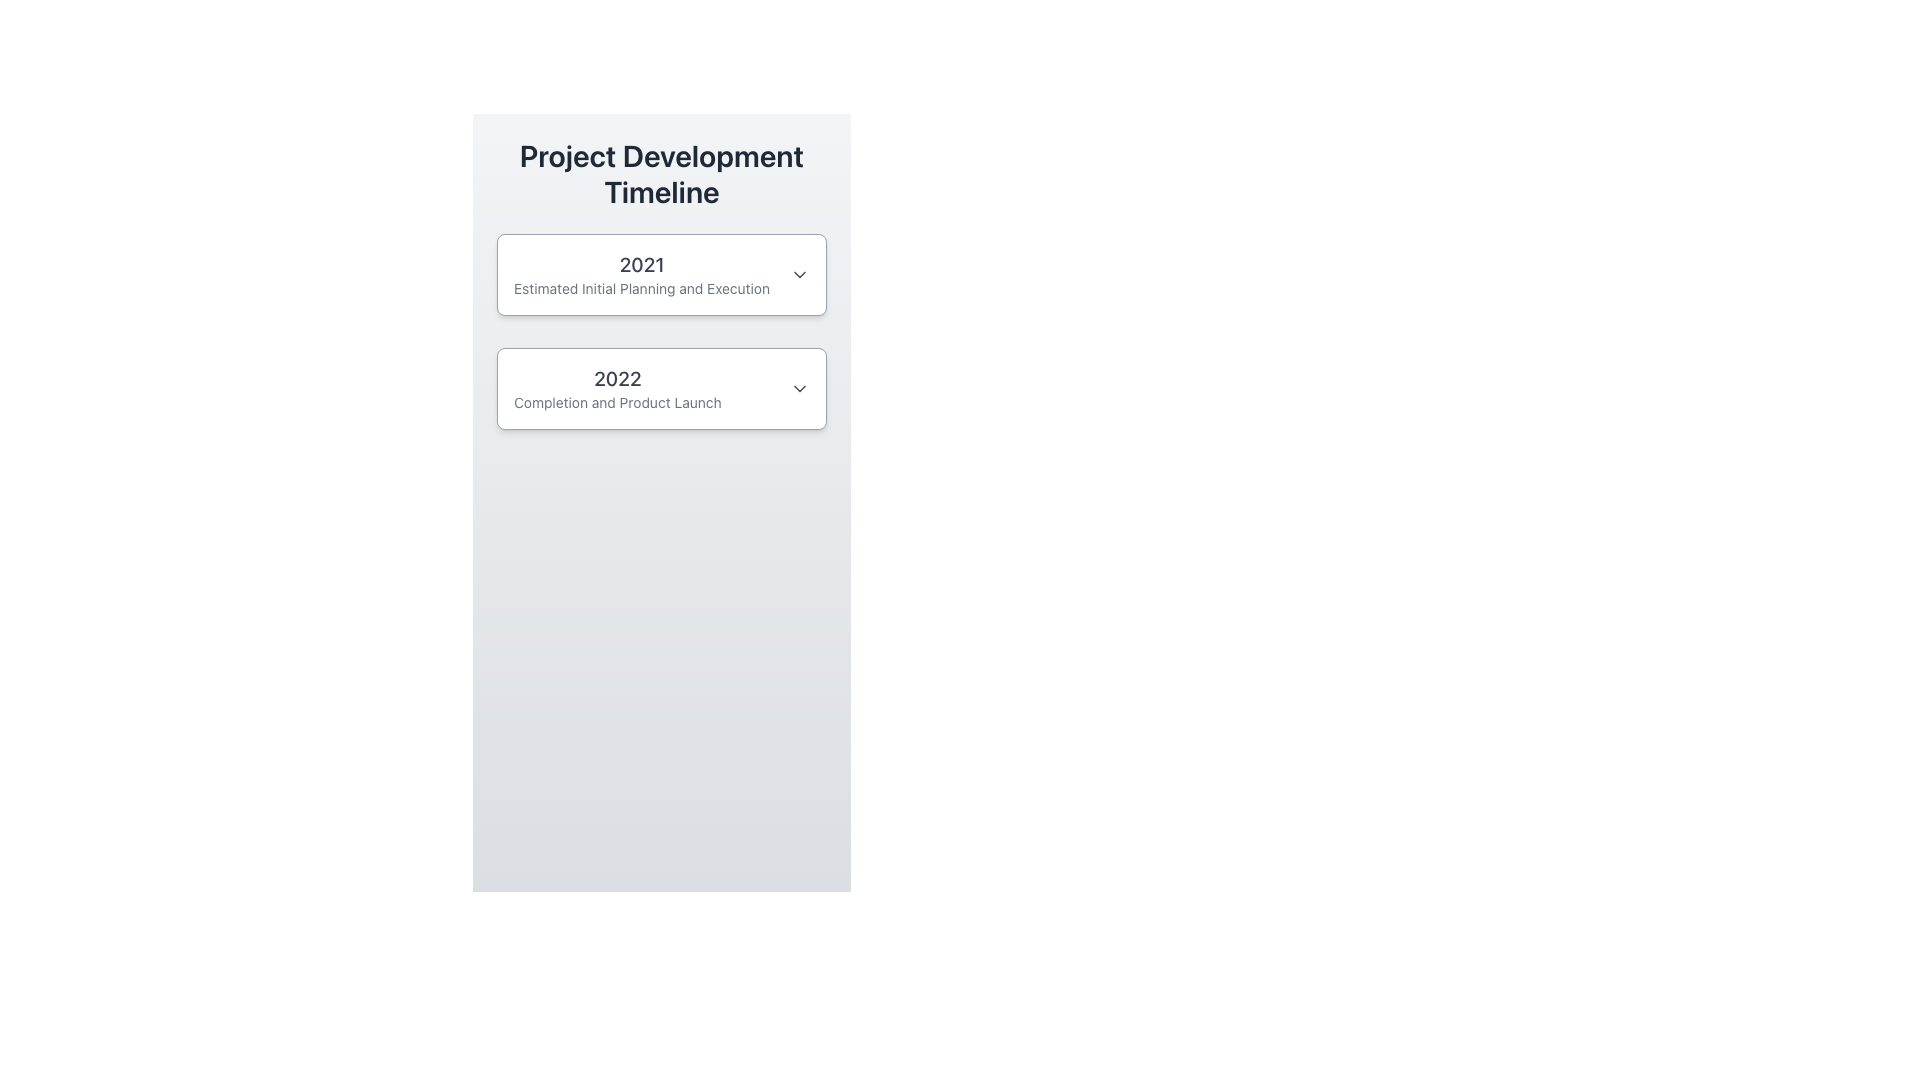 This screenshot has height=1080, width=1920. What do you see at coordinates (616, 389) in the screenshot?
I see `text label displaying '2022' and 'Completion and Product Launch' located in the second section of the timeline component, positioned below the '2021 Estimated Initial Planning and Execution' text` at bounding box center [616, 389].